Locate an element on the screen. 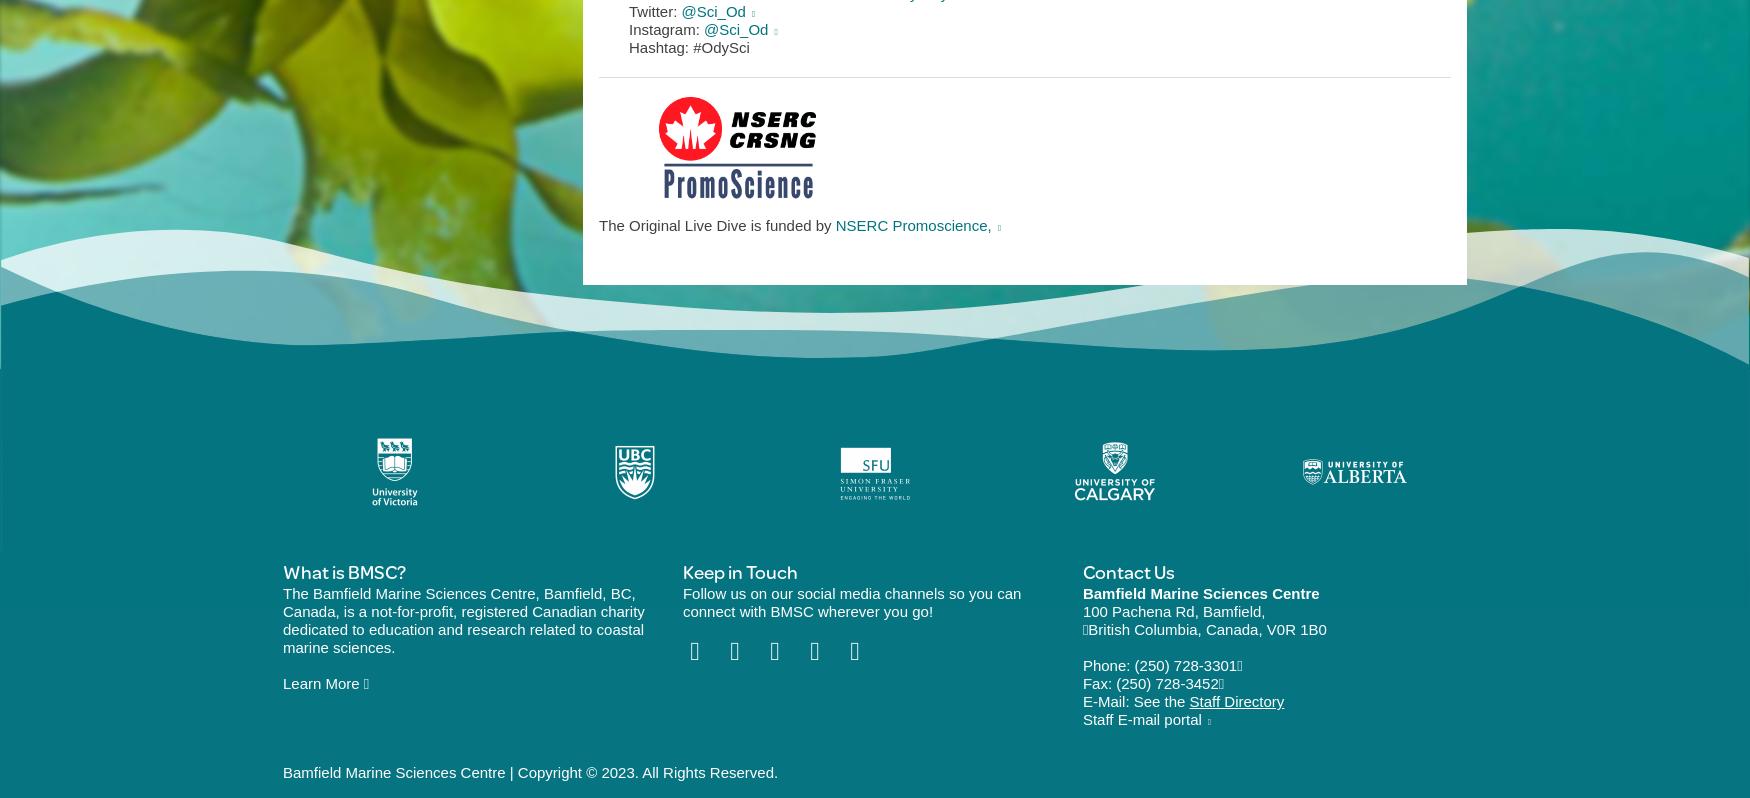 The width and height of the screenshot is (1750, 798). 'The Original Live Dive is funded by' is located at coordinates (716, 224).